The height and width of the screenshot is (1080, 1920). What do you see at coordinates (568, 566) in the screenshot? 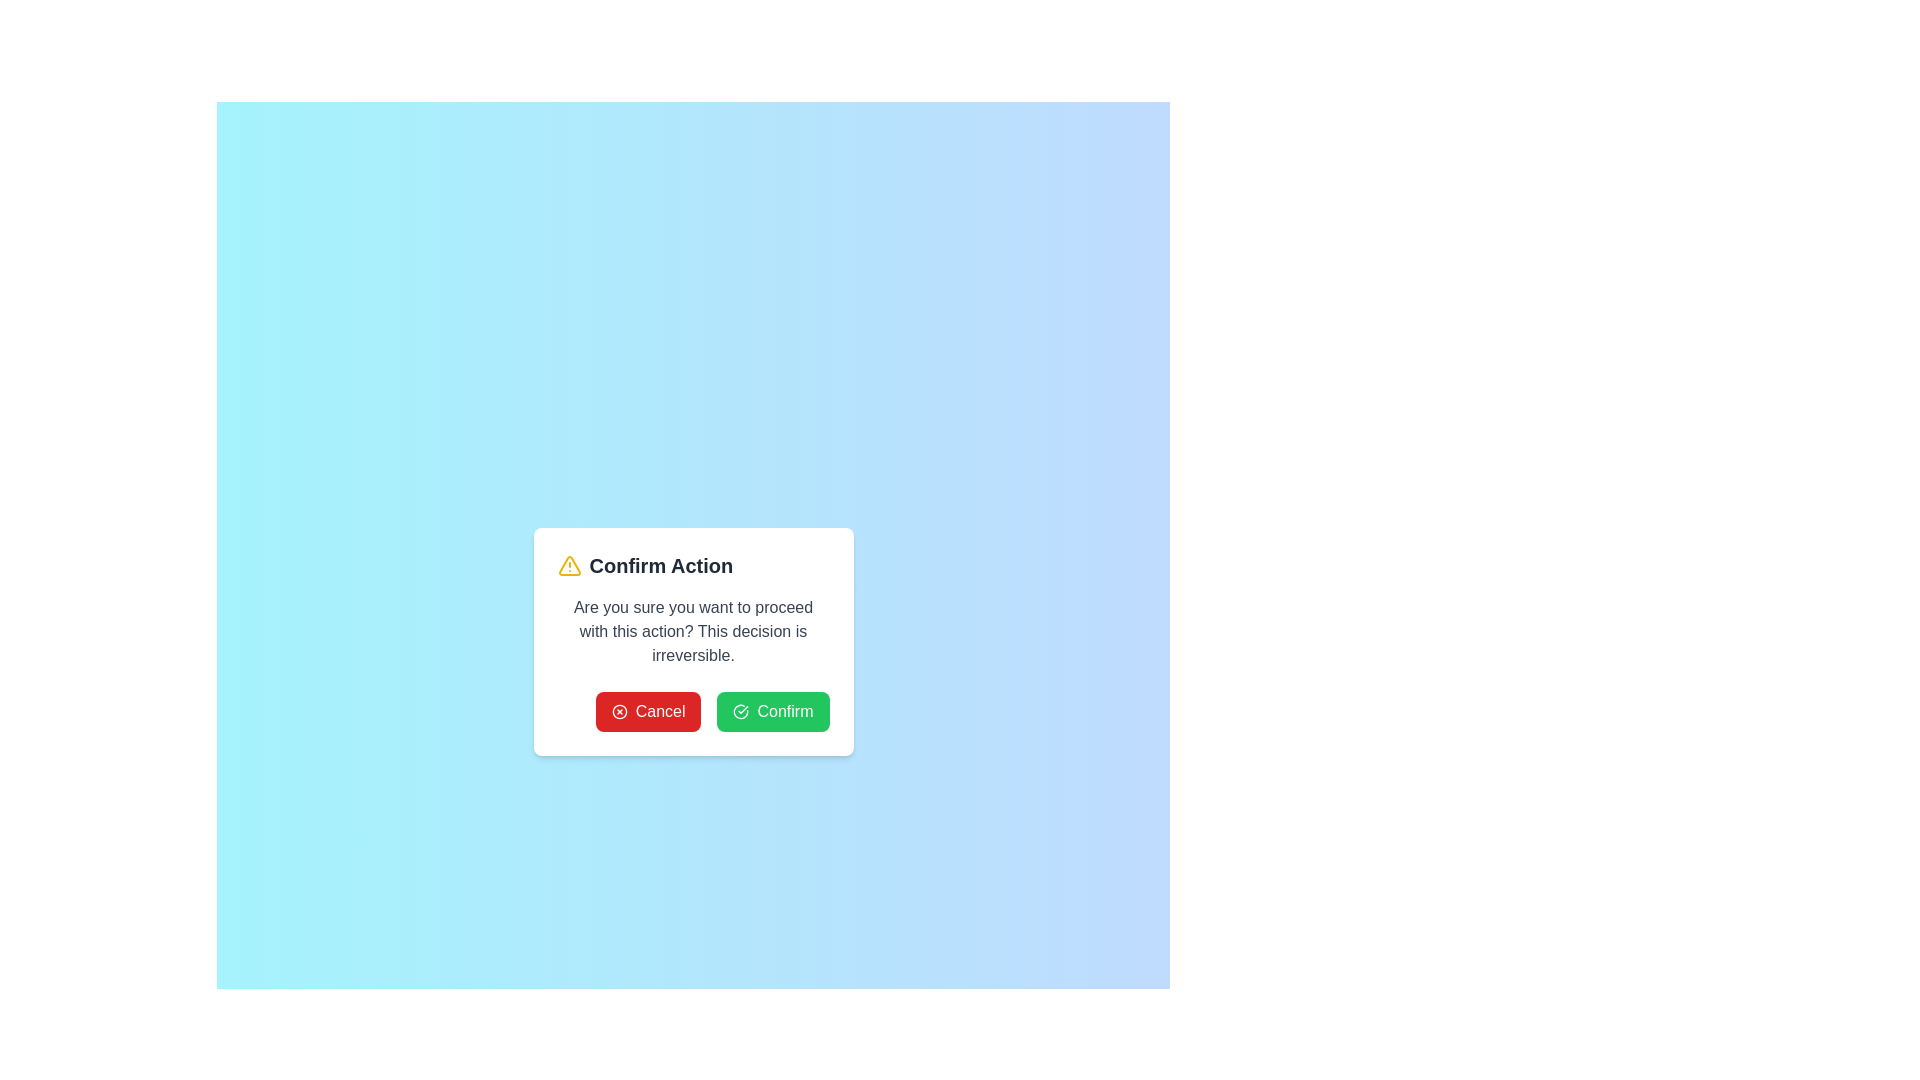
I see `the warning icon located in the header section of the 'Confirm Action' modal dialog box, which visually emphasizes an alert to the user` at bounding box center [568, 566].